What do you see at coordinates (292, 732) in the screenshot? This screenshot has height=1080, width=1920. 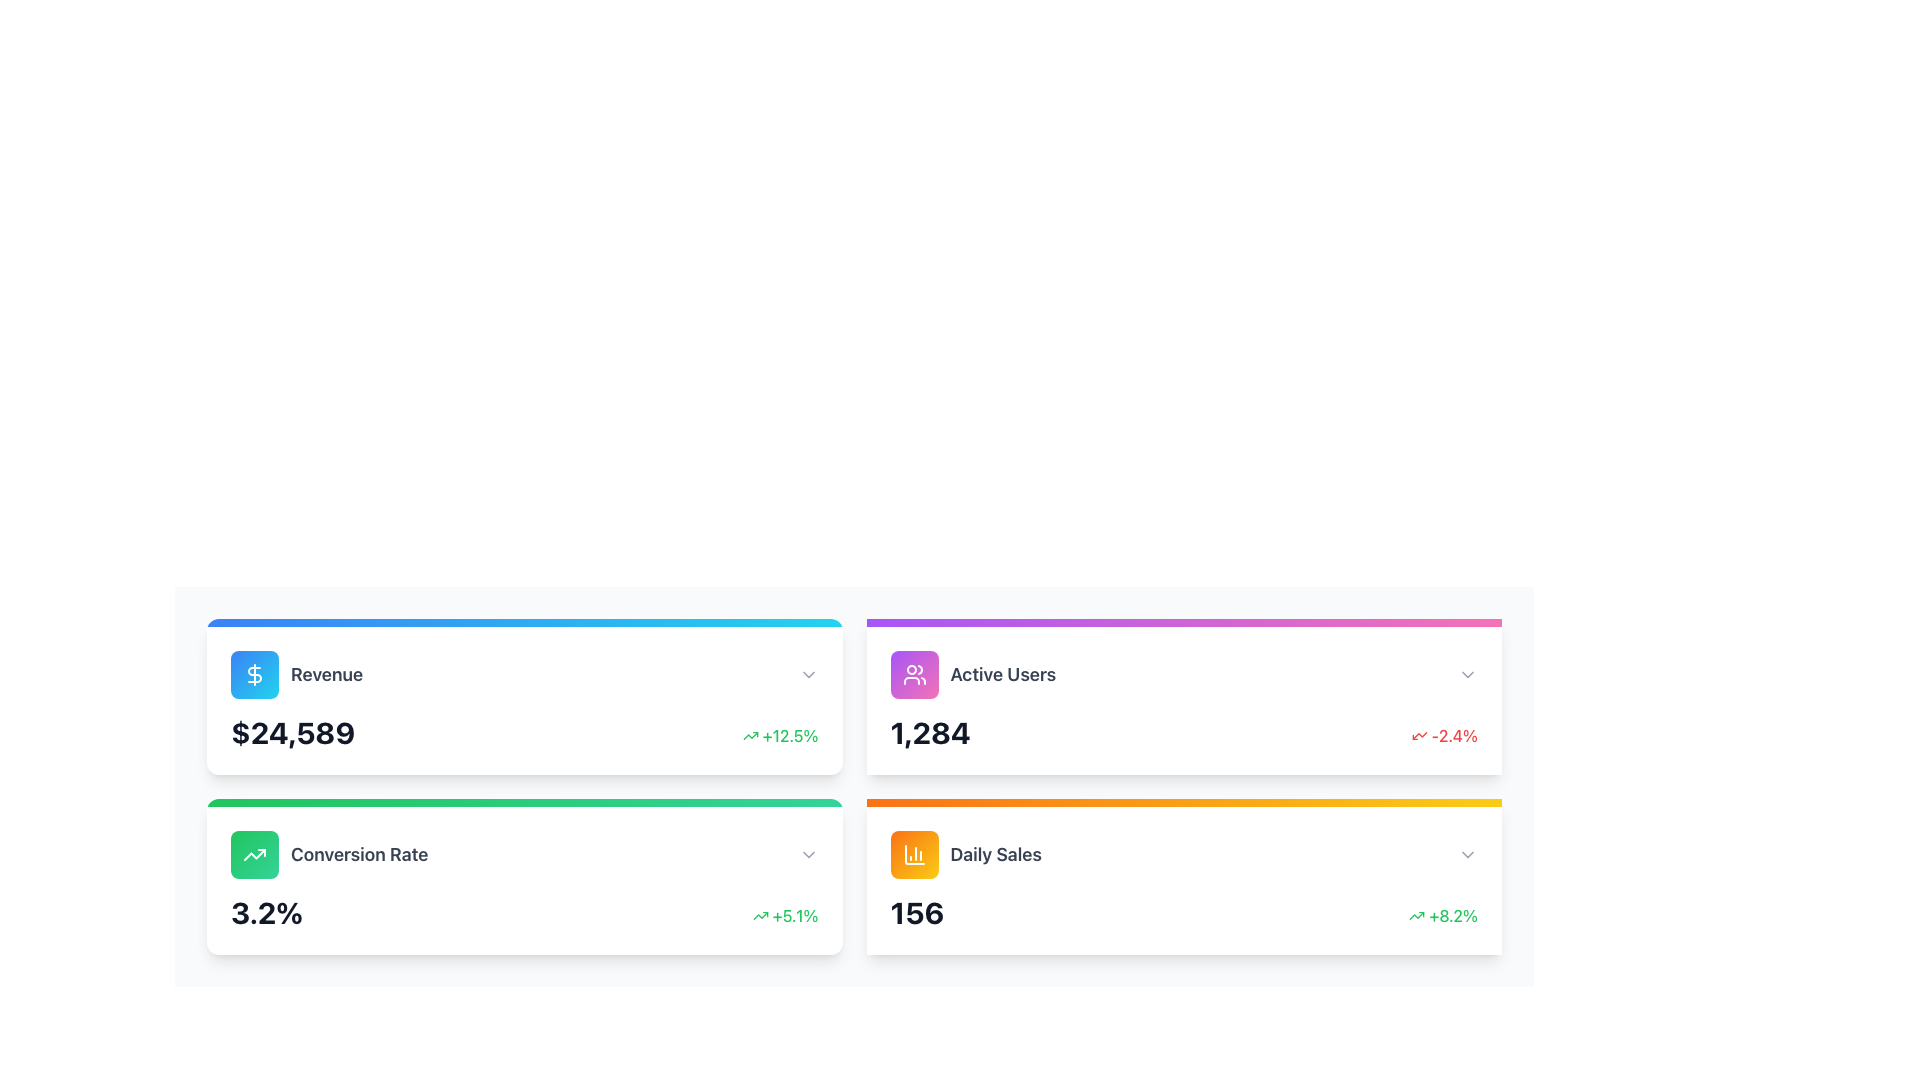 I see `the Text Label displaying the numeric value '$24,589', which is styled in a bold and large font, located below the 'Revenue' label` at bounding box center [292, 732].